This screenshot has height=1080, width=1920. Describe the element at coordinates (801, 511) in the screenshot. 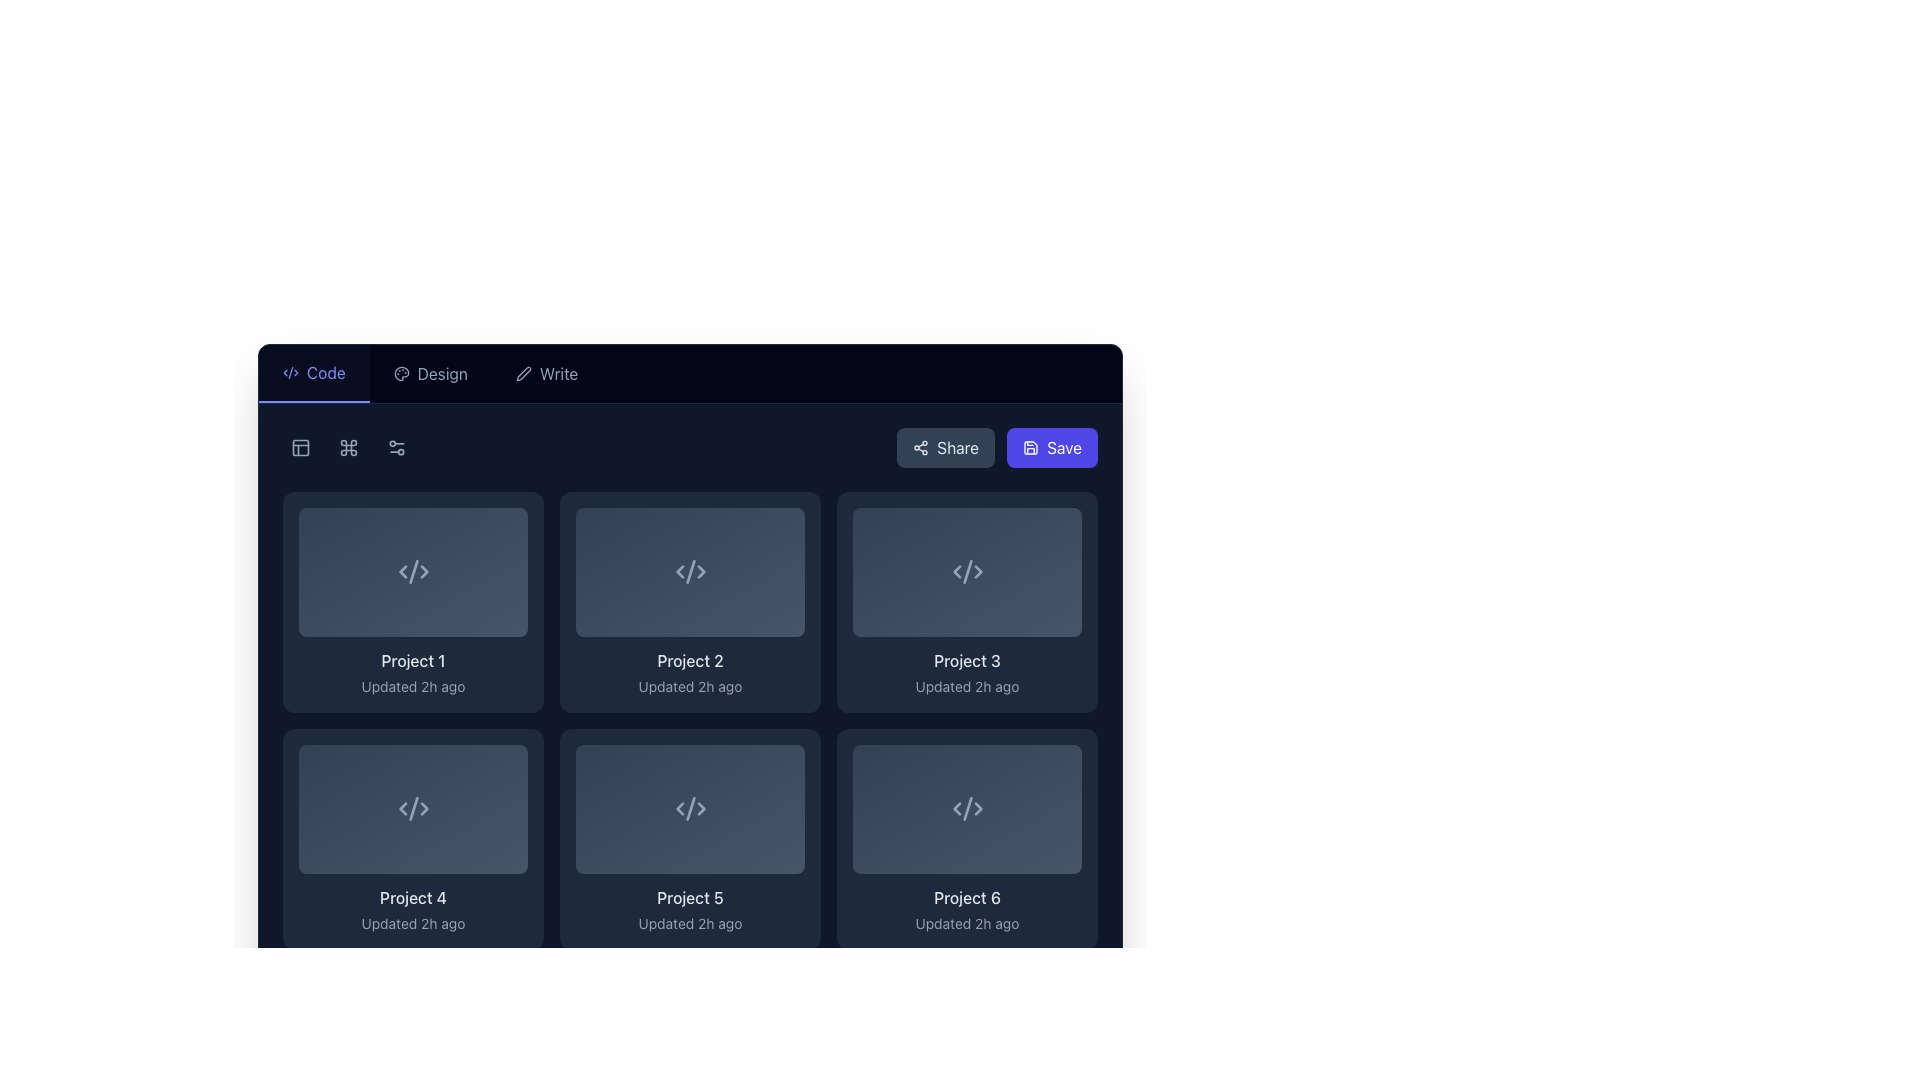

I see `the button with a layers icon located in the top-right corner of the second project card, which is a small, interactive, rounded rectangle with a hover effect` at that location.